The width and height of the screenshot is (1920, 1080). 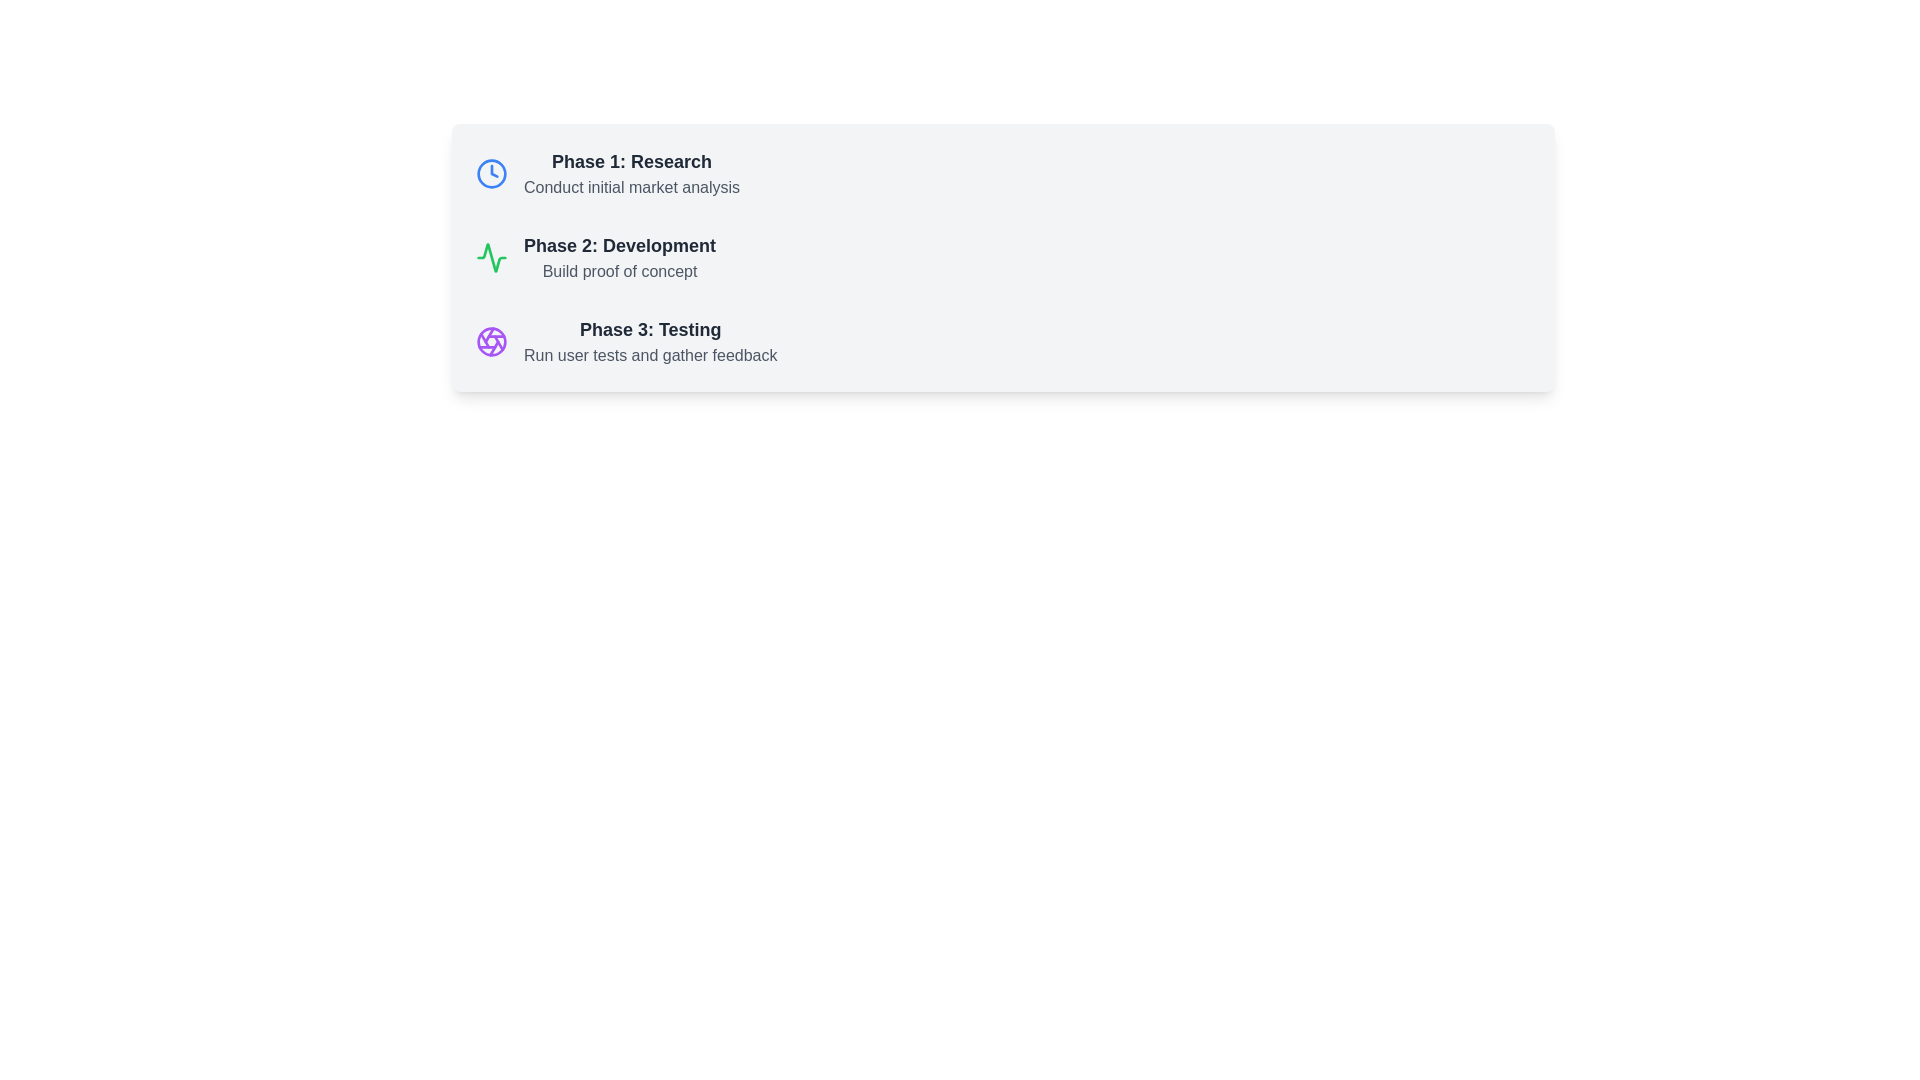 What do you see at coordinates (491, 341) in the screenshot?
I see `the icon representing 'Phase 3: Testing', which is positioned to the left of the text content and serves as a visual cue for the associated content` at bounding box center [491, 341].